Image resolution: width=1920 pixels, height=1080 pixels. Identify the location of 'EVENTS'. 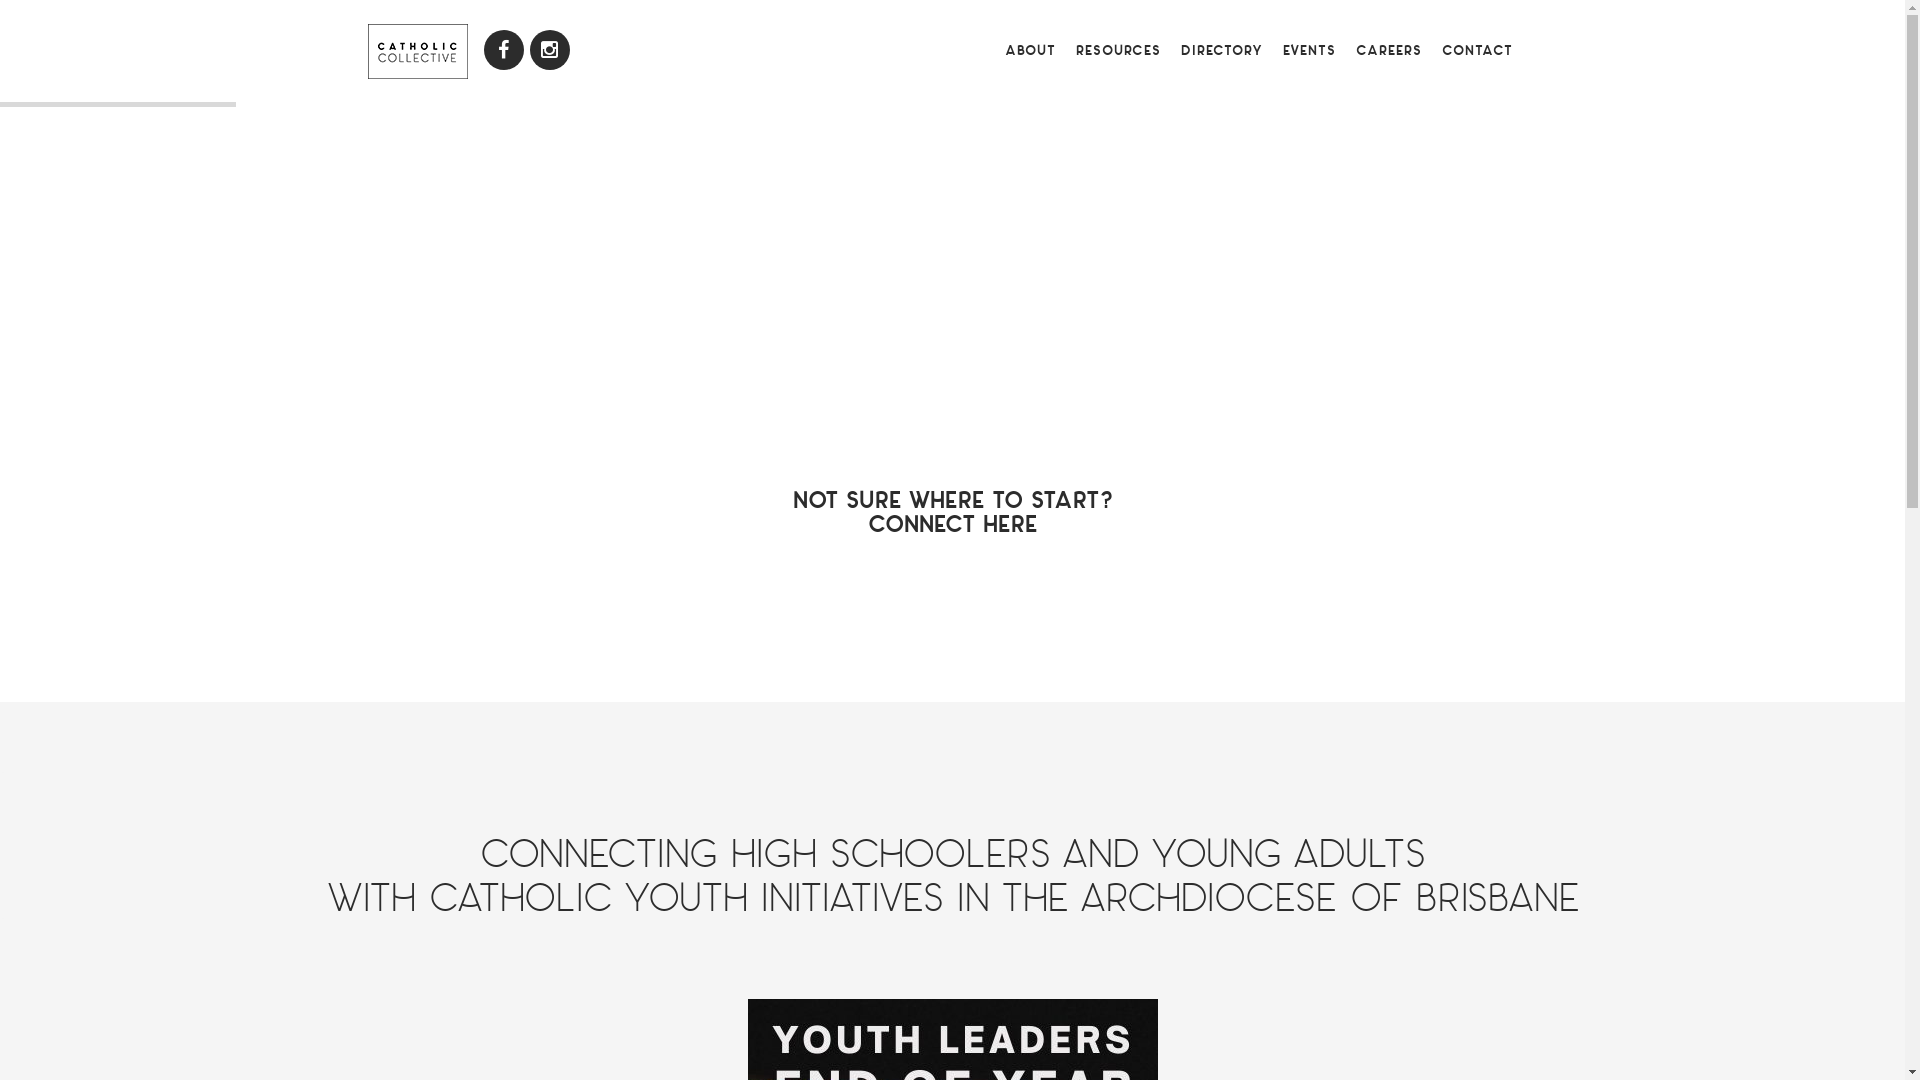
(1308, 49).